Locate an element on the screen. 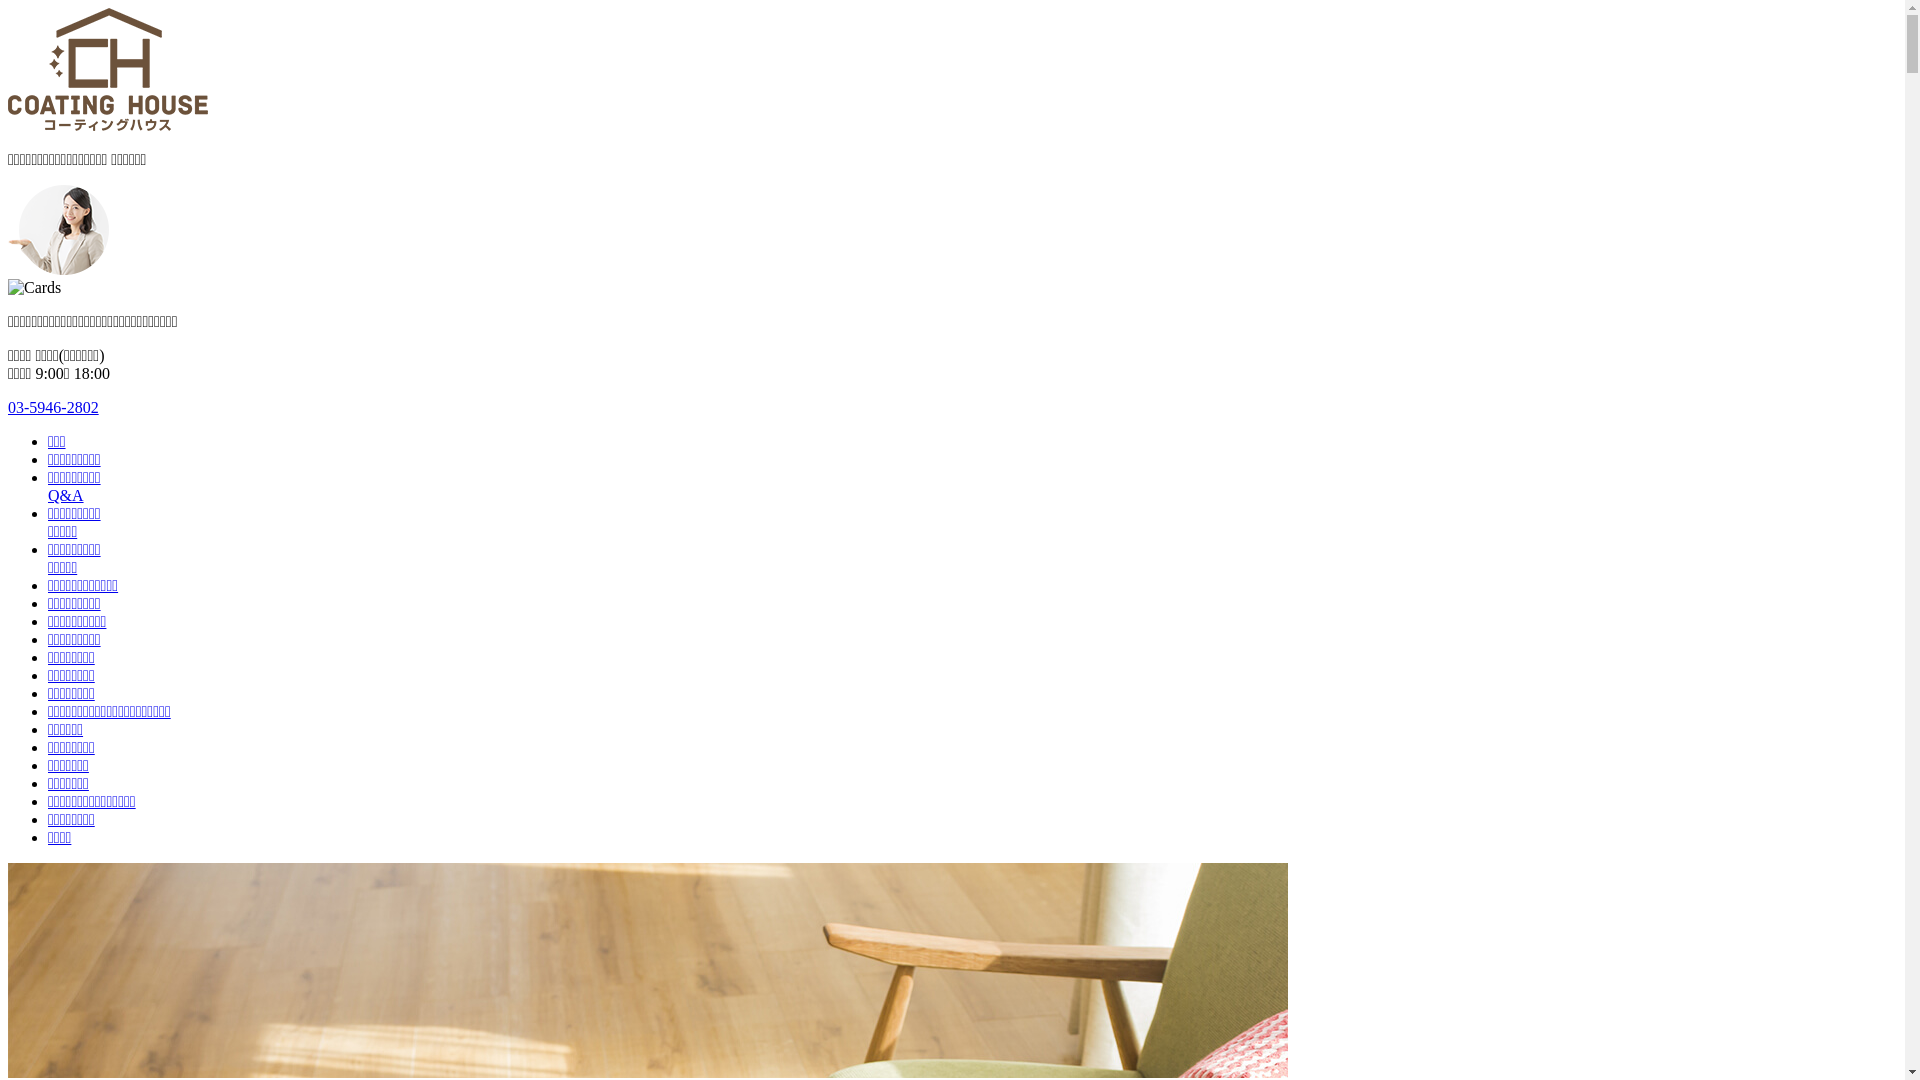 The image size is (1920, 1080). '03-5946-2802' is located at coordinates (8, 406).